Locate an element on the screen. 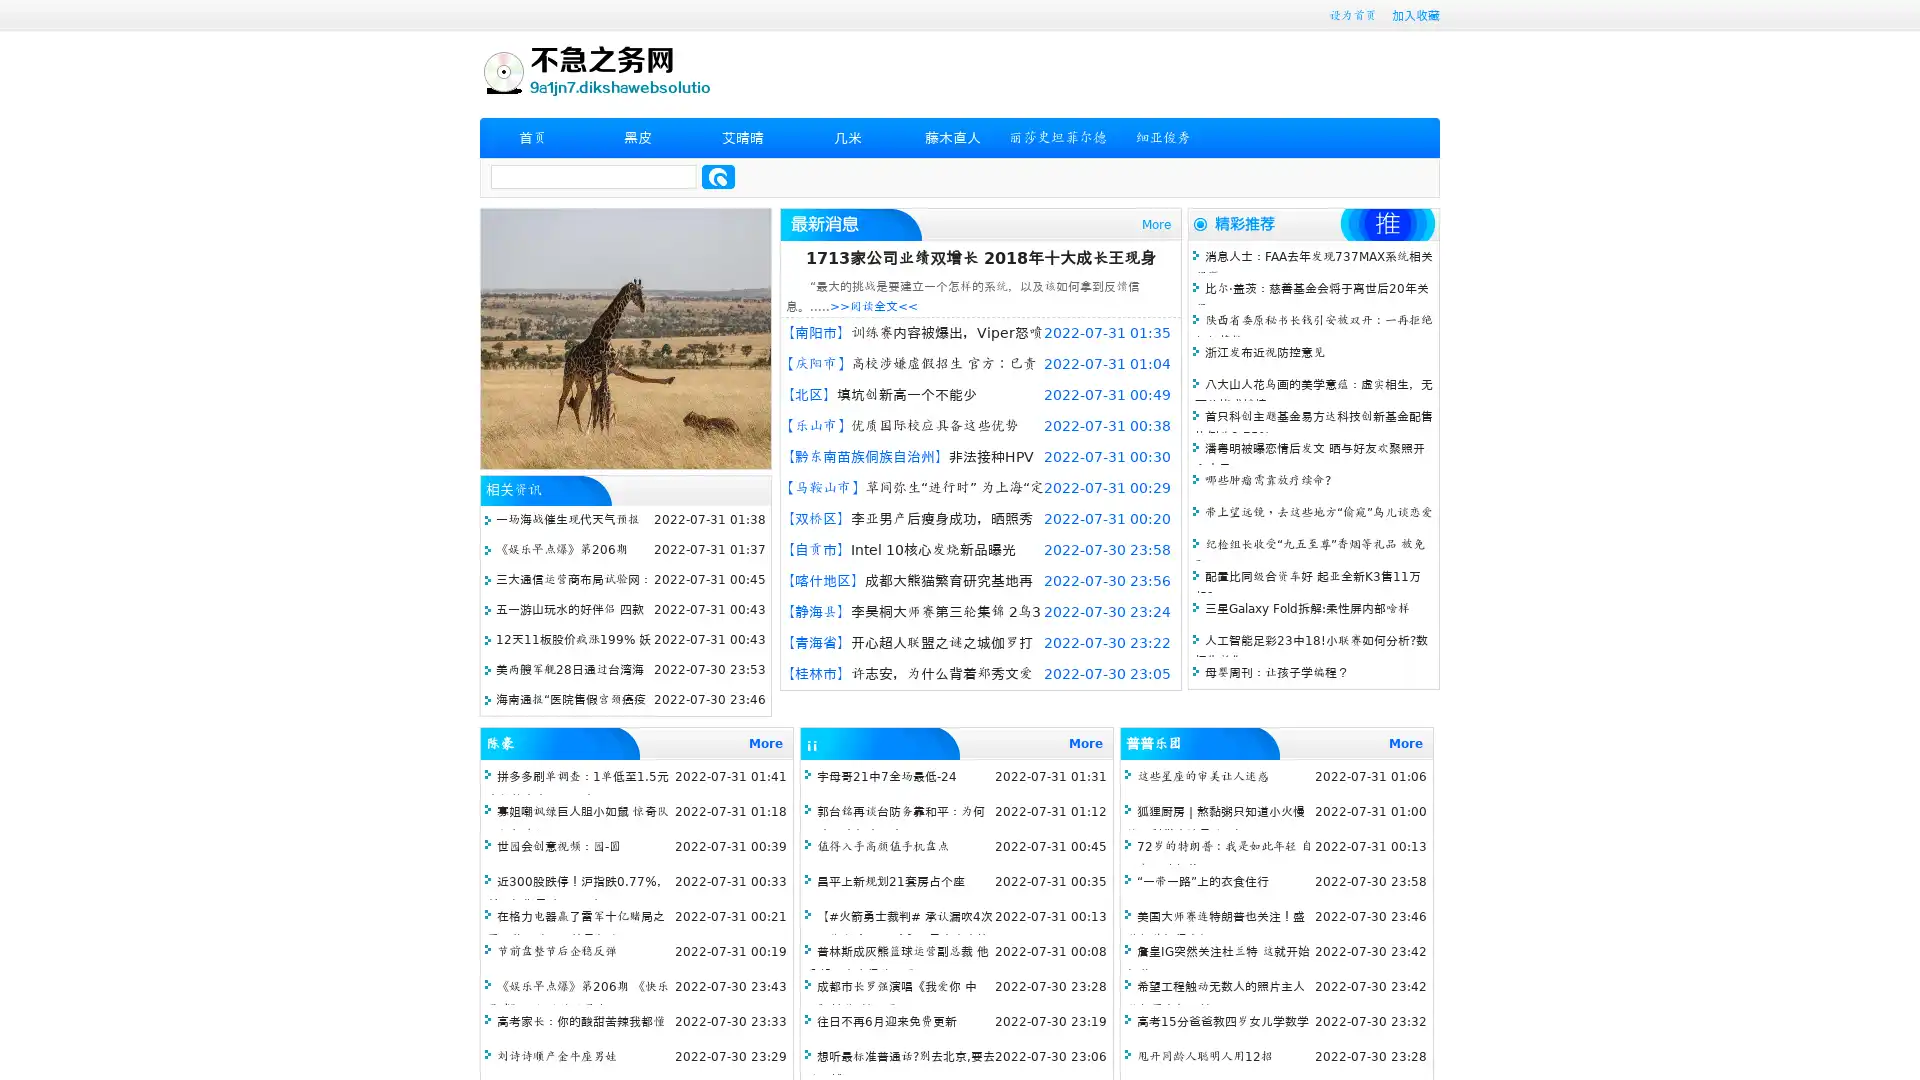  Search is located at coordinates (718, 176).